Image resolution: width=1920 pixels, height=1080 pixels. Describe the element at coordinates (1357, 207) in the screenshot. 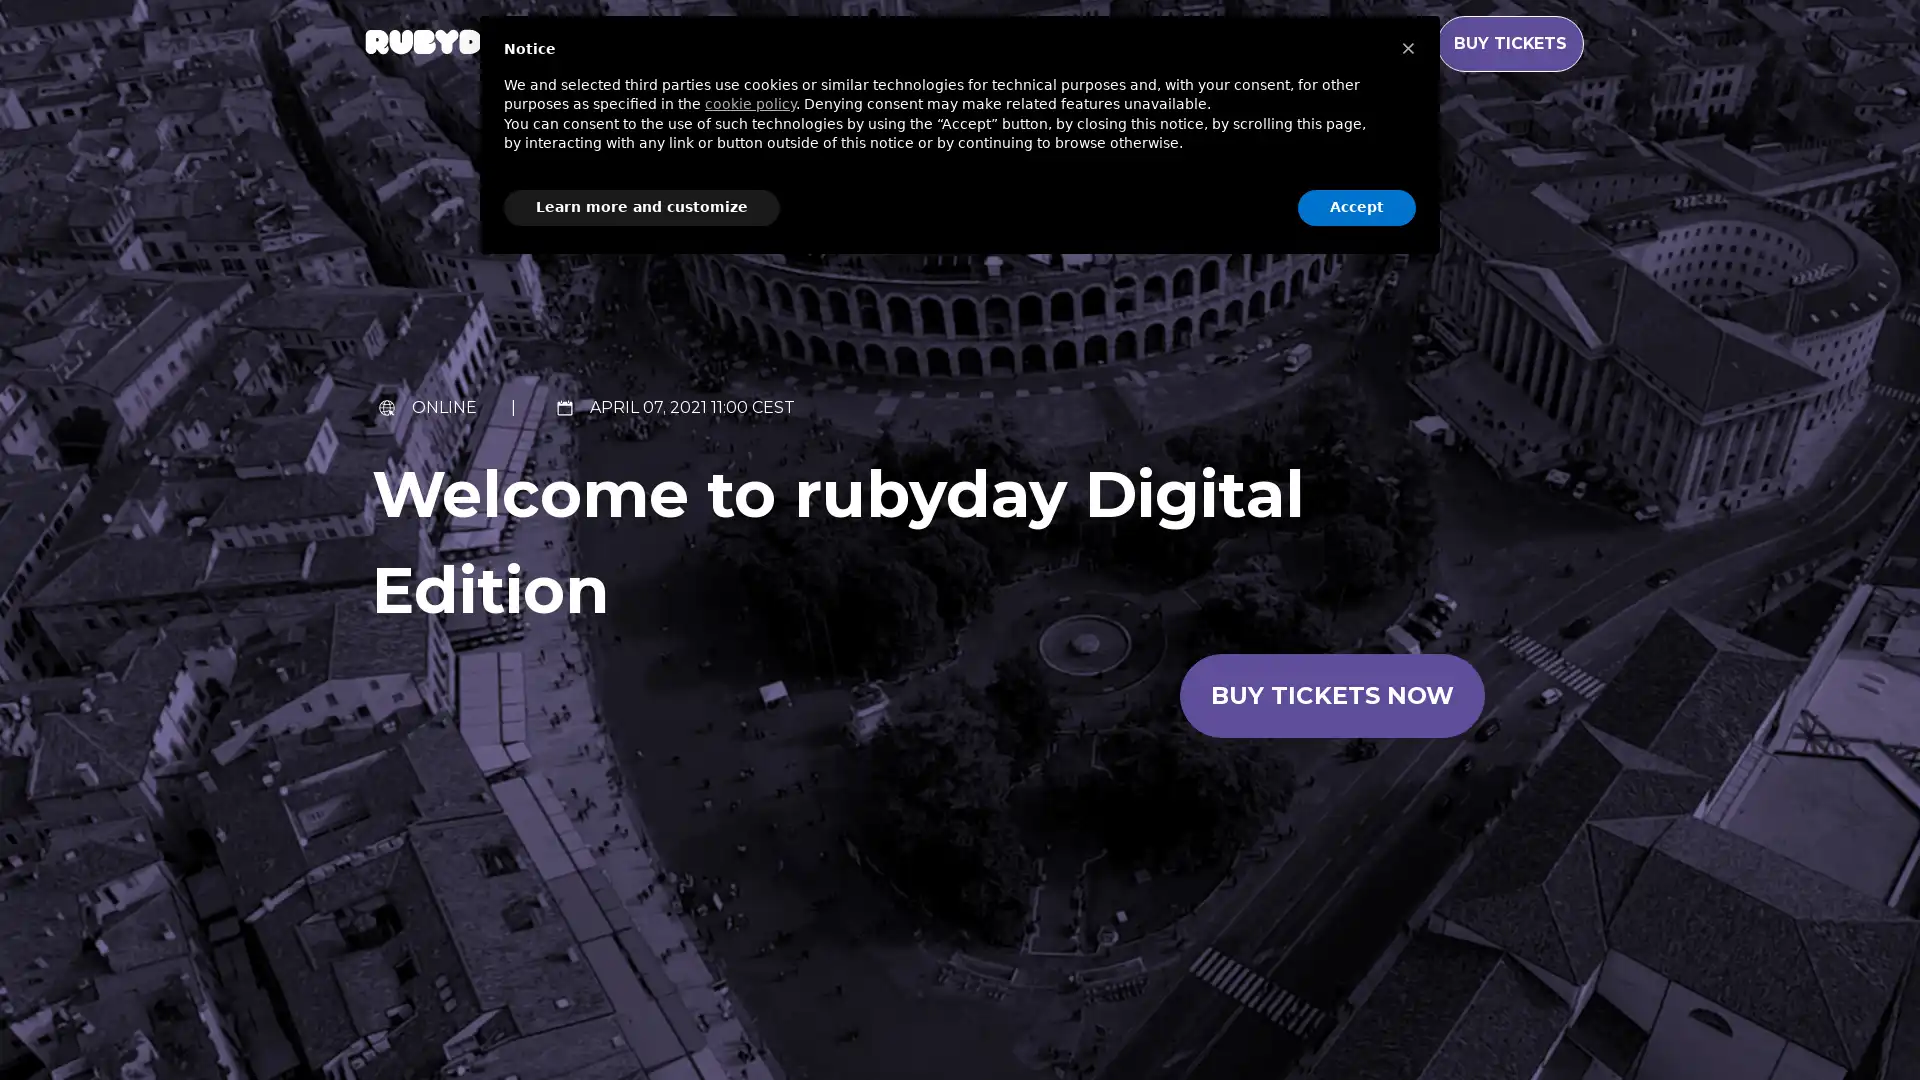

I see `Accept` at that location.